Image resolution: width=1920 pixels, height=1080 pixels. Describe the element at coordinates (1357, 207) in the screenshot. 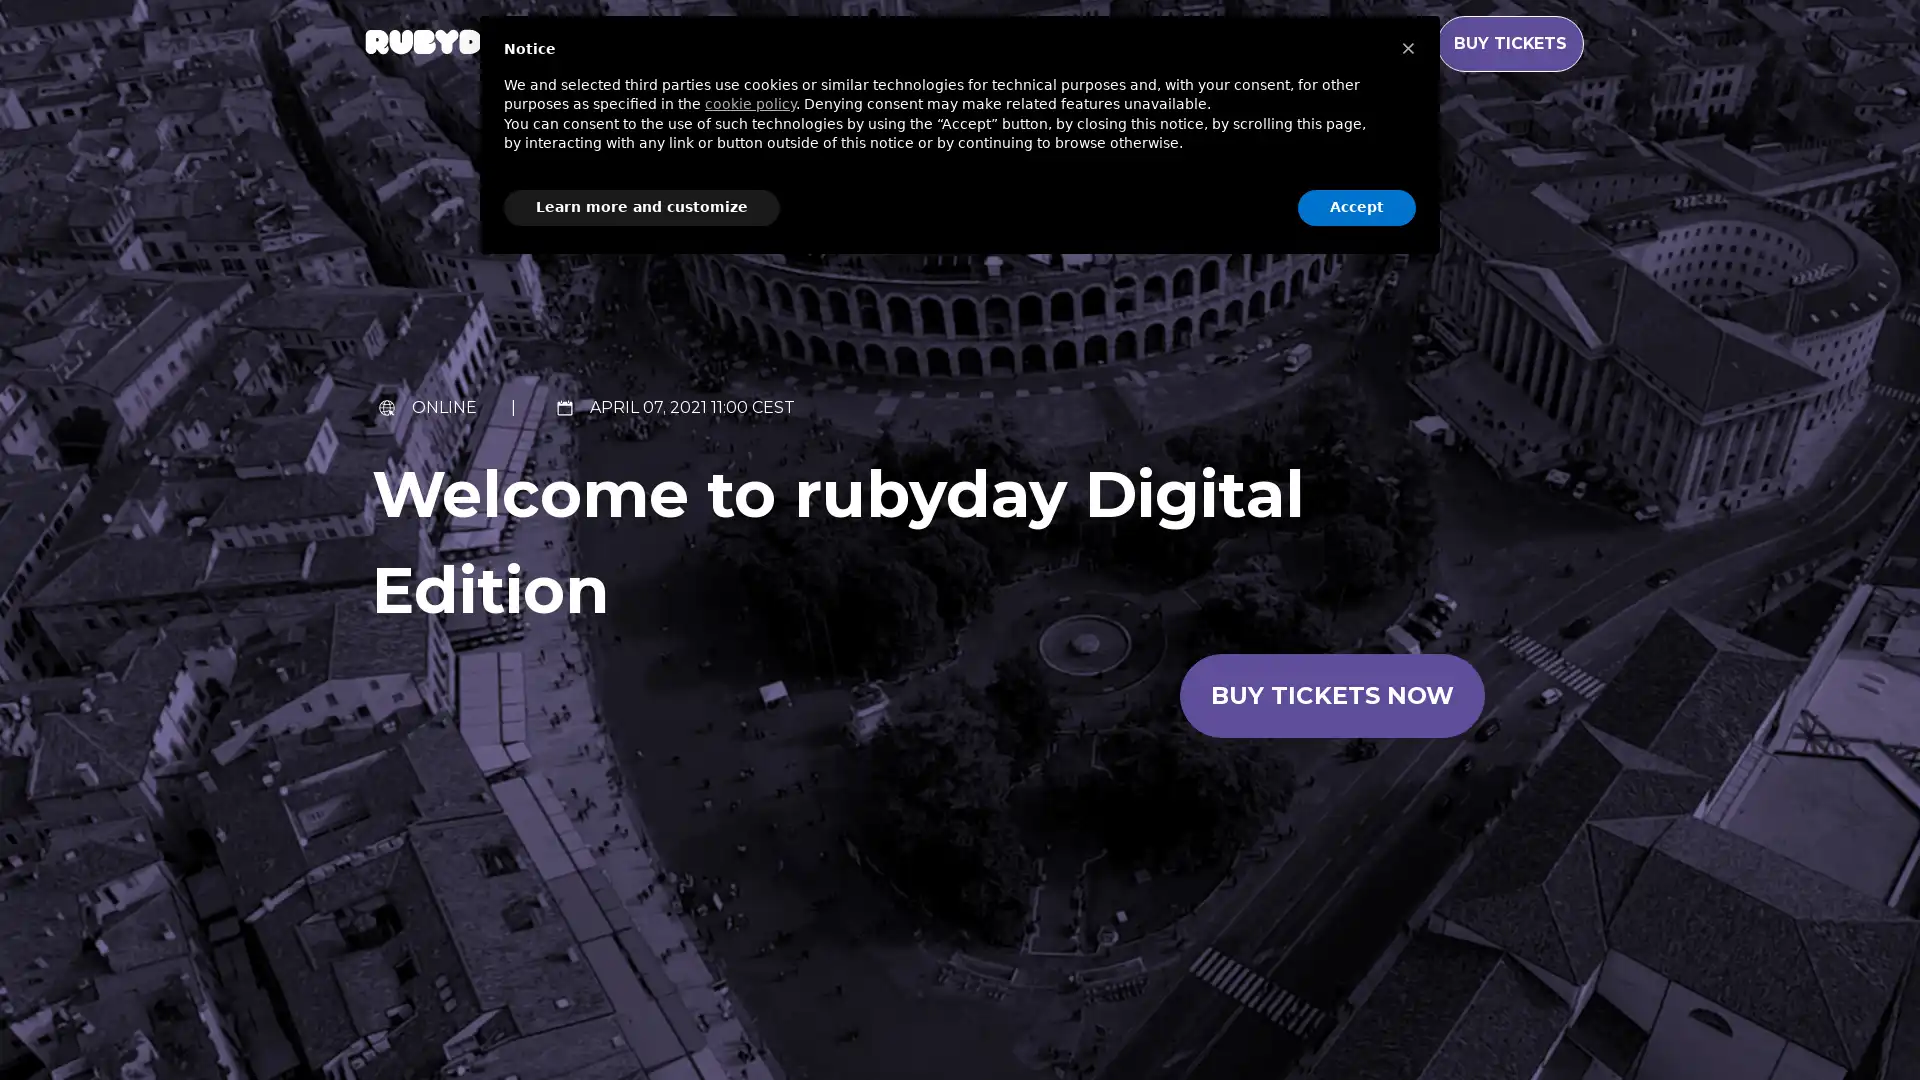

I see `Accept` at that location.